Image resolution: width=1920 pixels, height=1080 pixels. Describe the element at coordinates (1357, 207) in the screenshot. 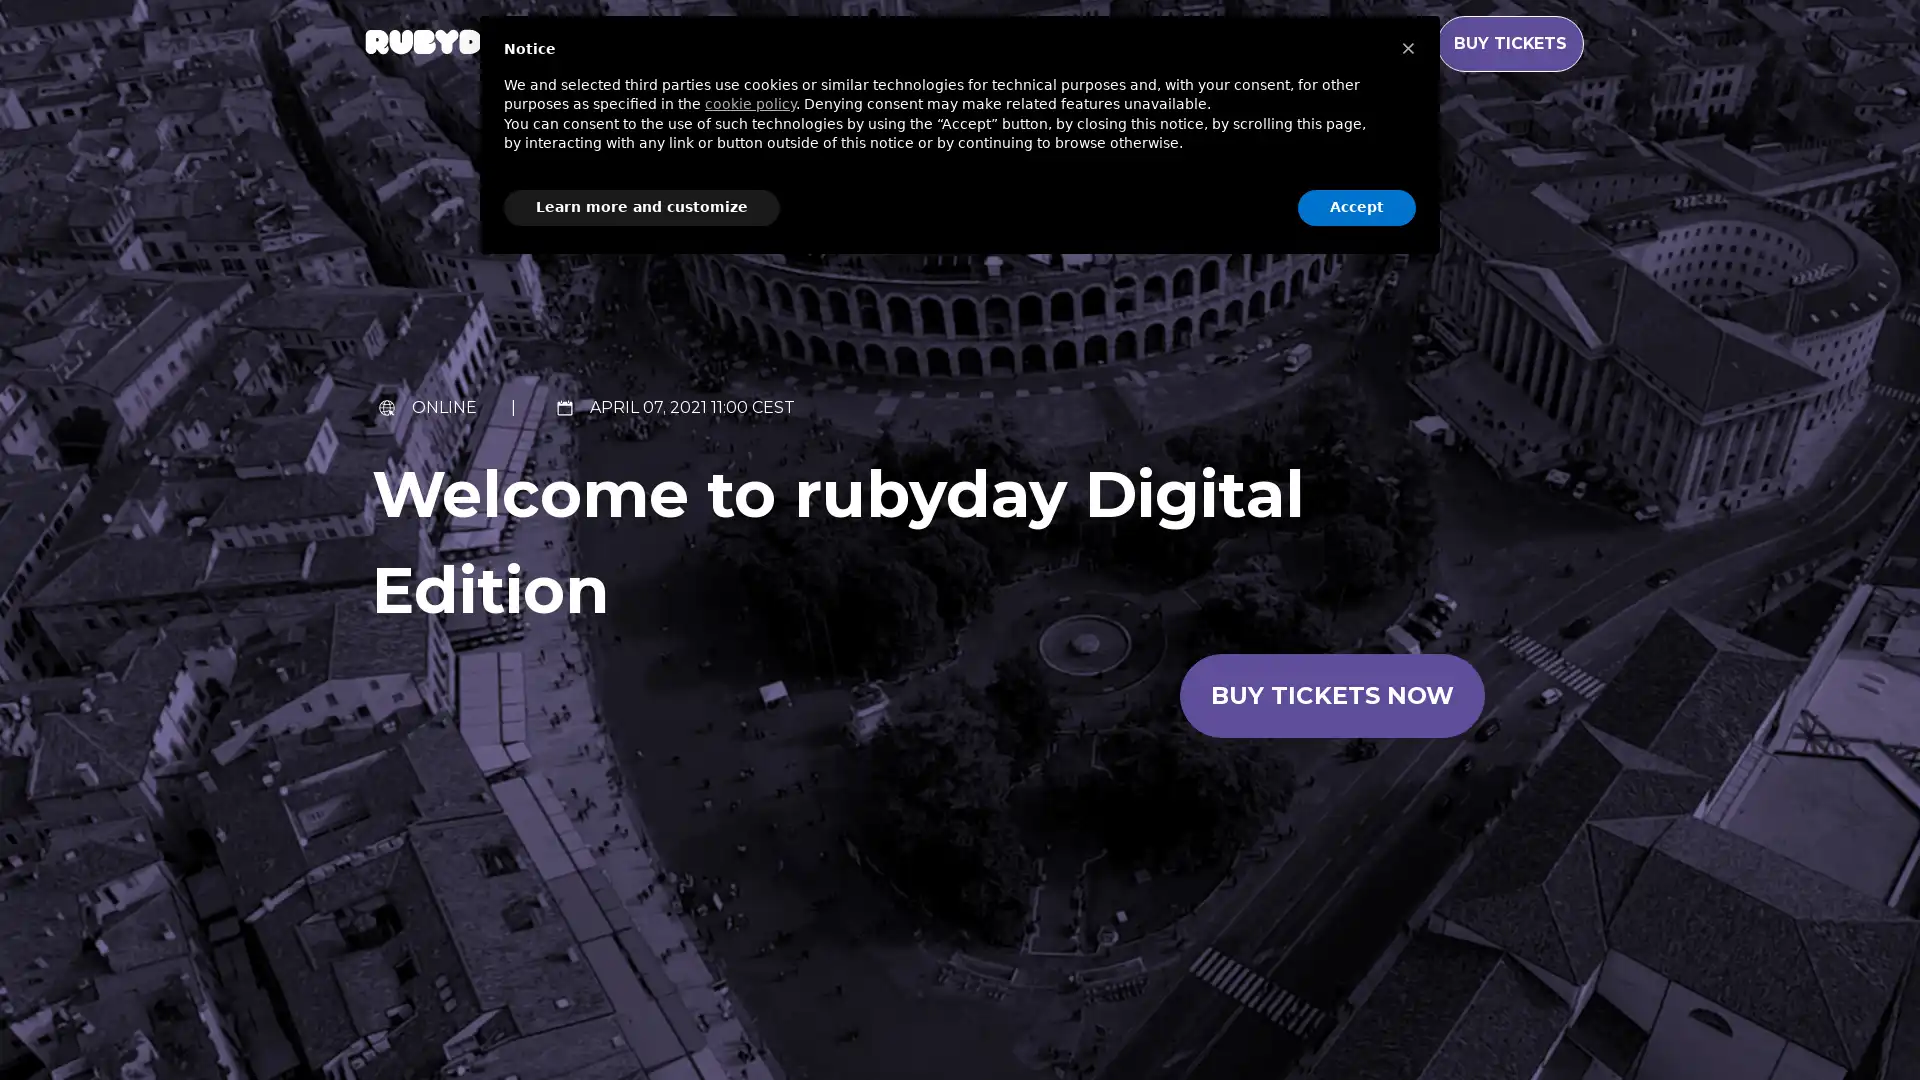

I see `Accept` at that location.